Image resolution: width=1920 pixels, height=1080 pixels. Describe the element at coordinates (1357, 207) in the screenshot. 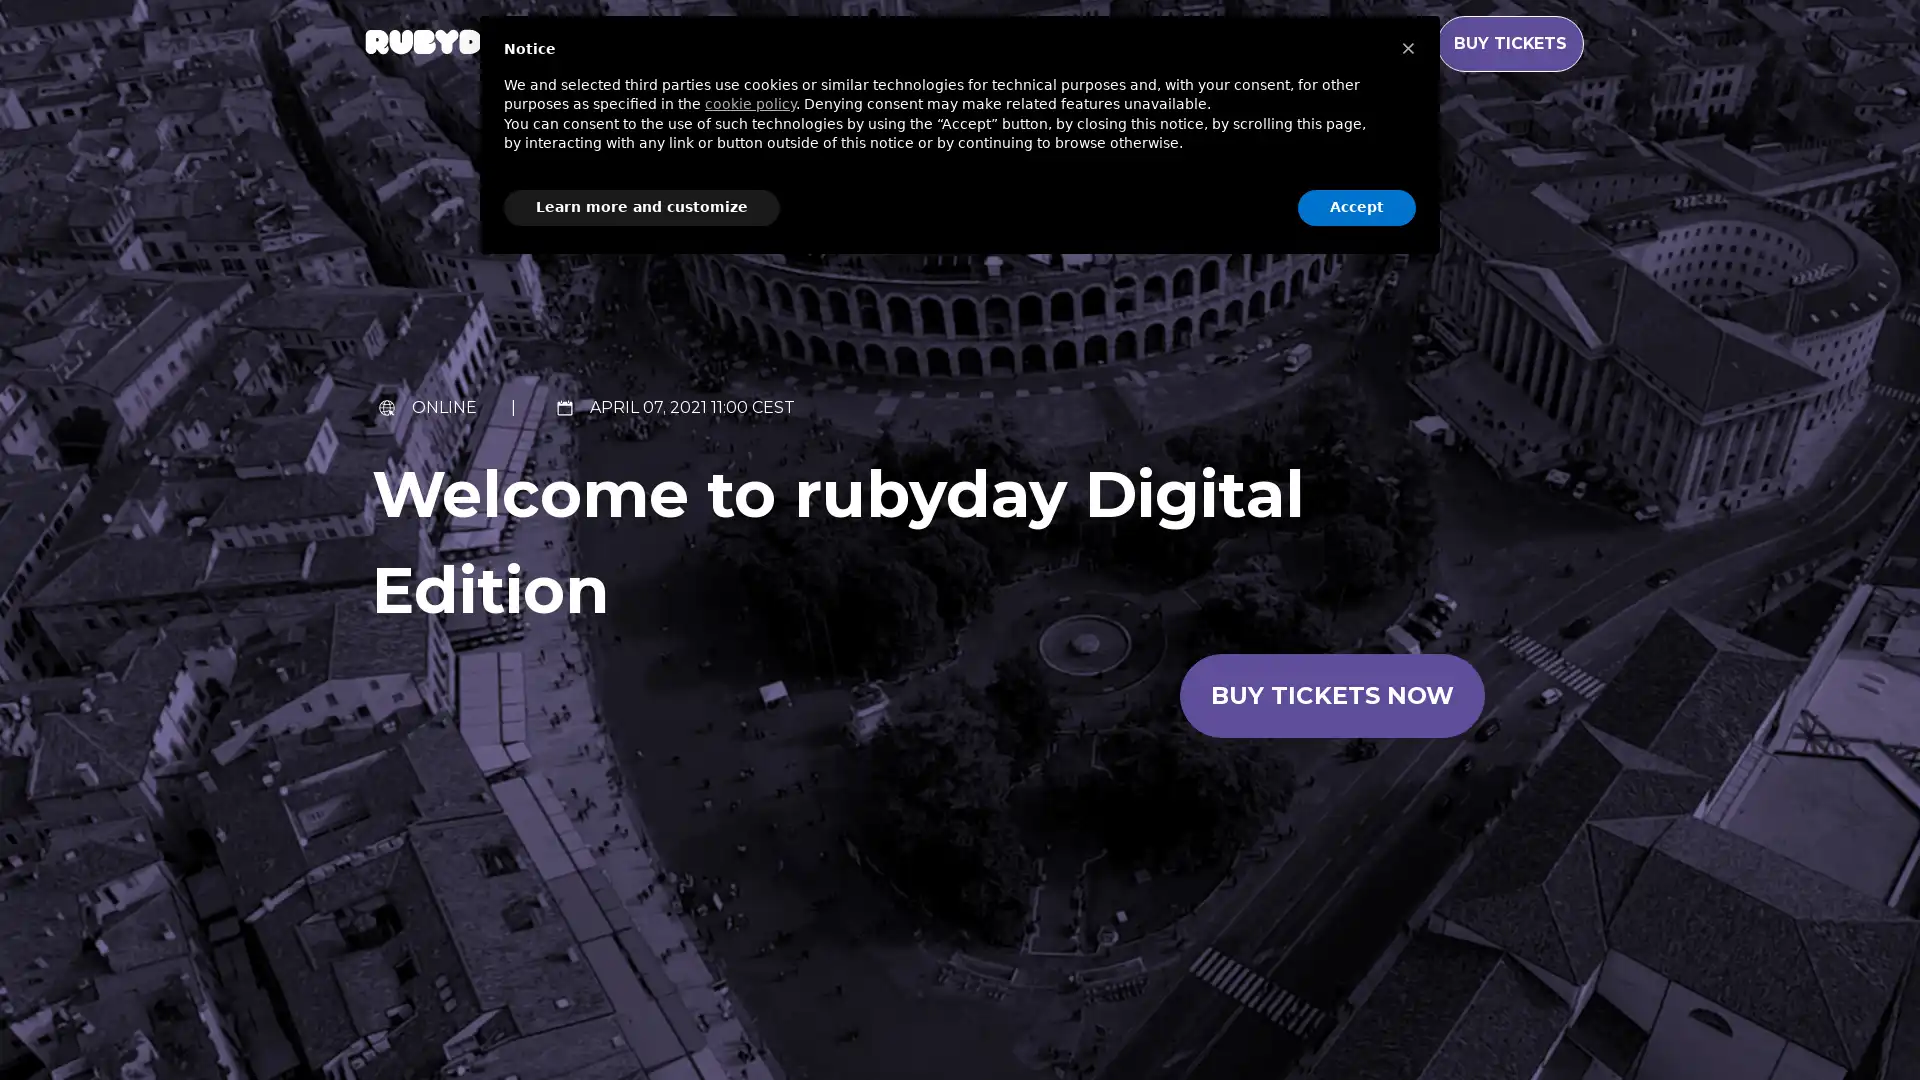

I see `Accept` at that location.